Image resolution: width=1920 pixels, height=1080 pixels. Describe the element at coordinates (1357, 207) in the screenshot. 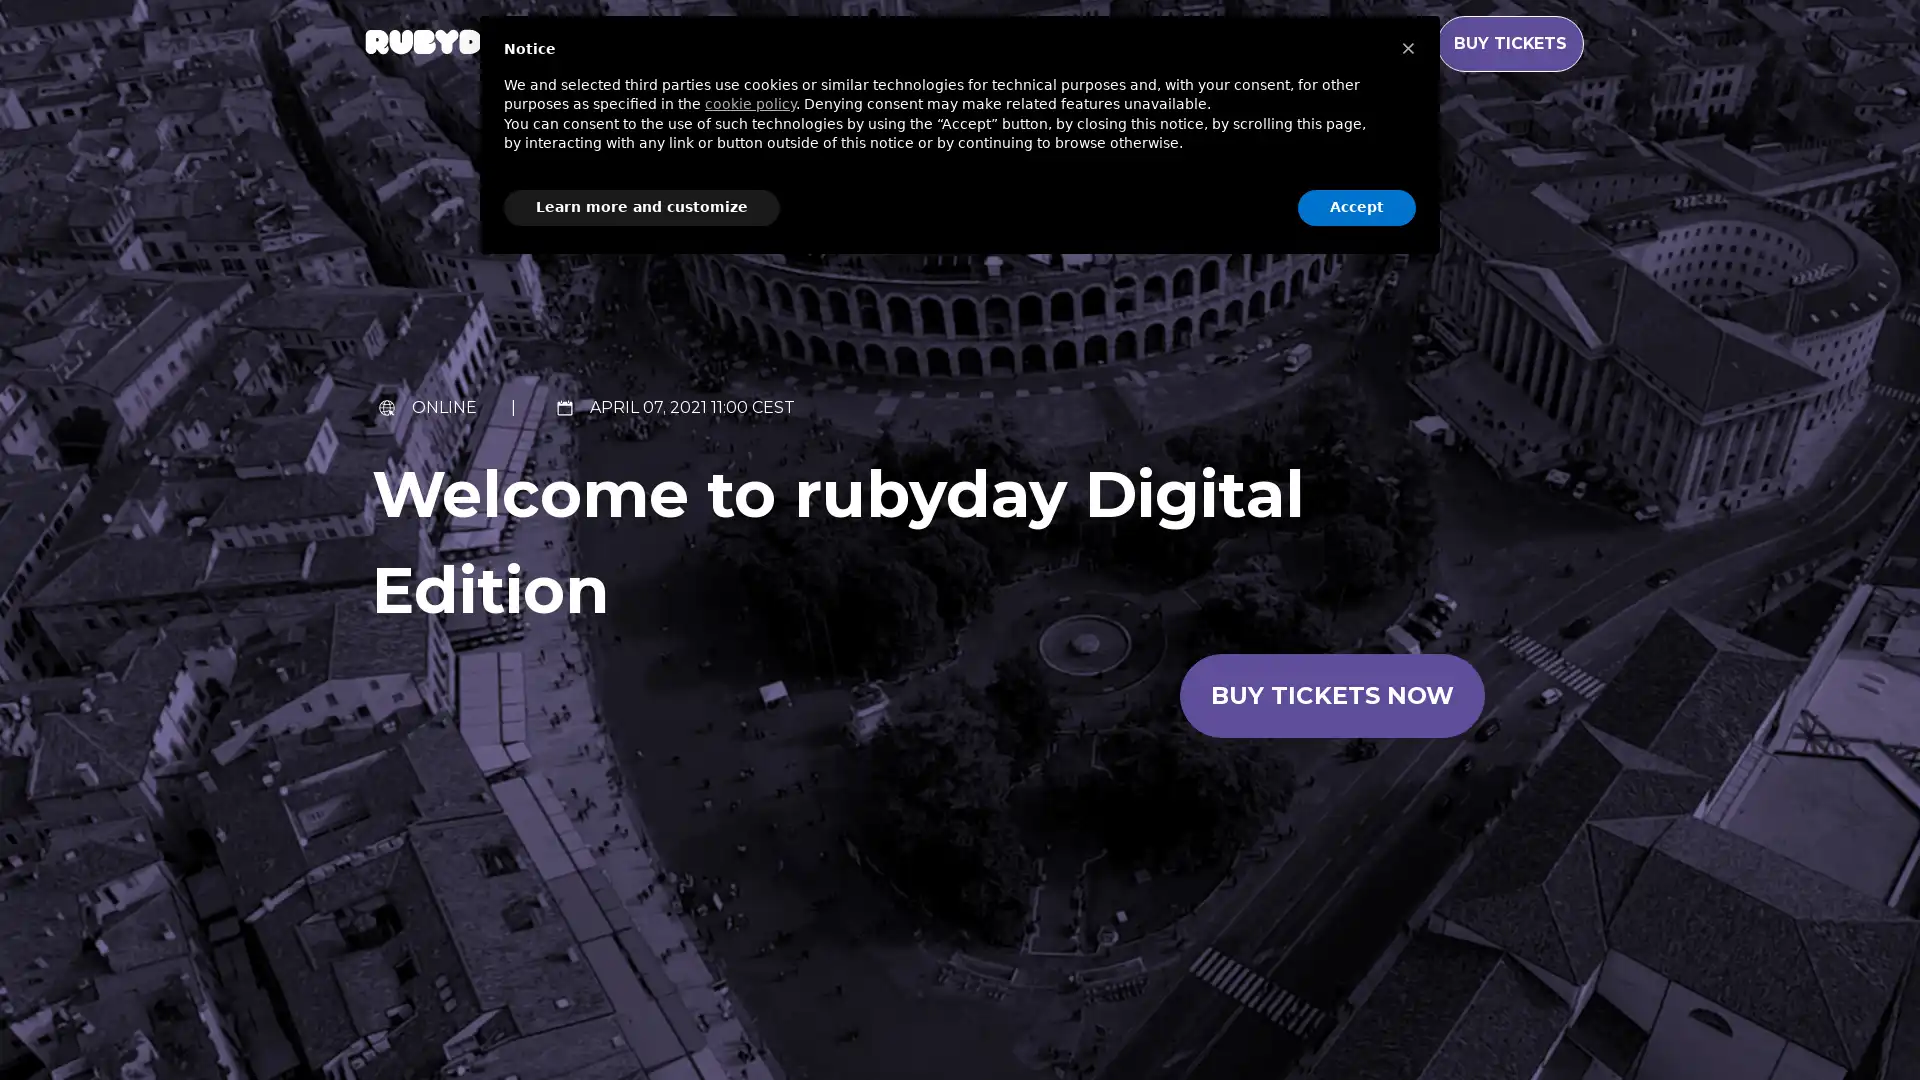

I see `Accept` at that location.